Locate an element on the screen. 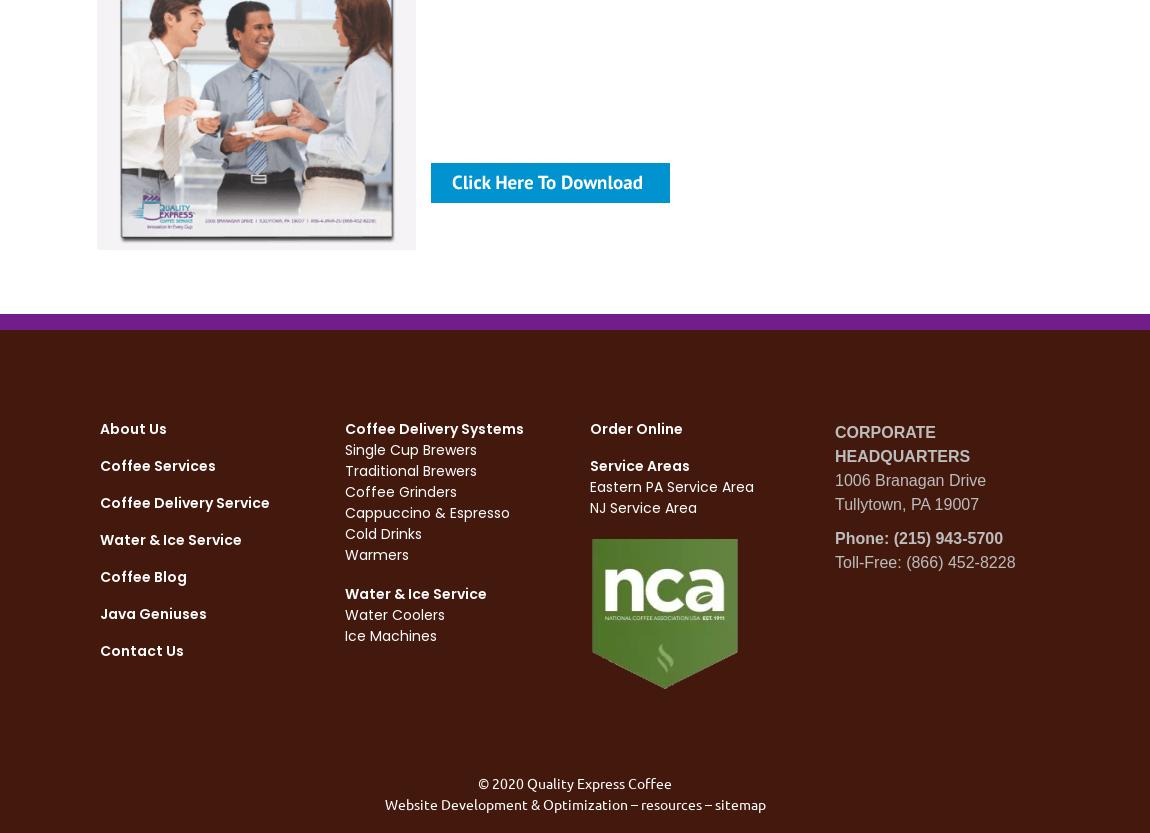 This screenshot has height=833, width=1150. 'CORPORATE HEADQUARTERS' is located at coordinates (902, 442).